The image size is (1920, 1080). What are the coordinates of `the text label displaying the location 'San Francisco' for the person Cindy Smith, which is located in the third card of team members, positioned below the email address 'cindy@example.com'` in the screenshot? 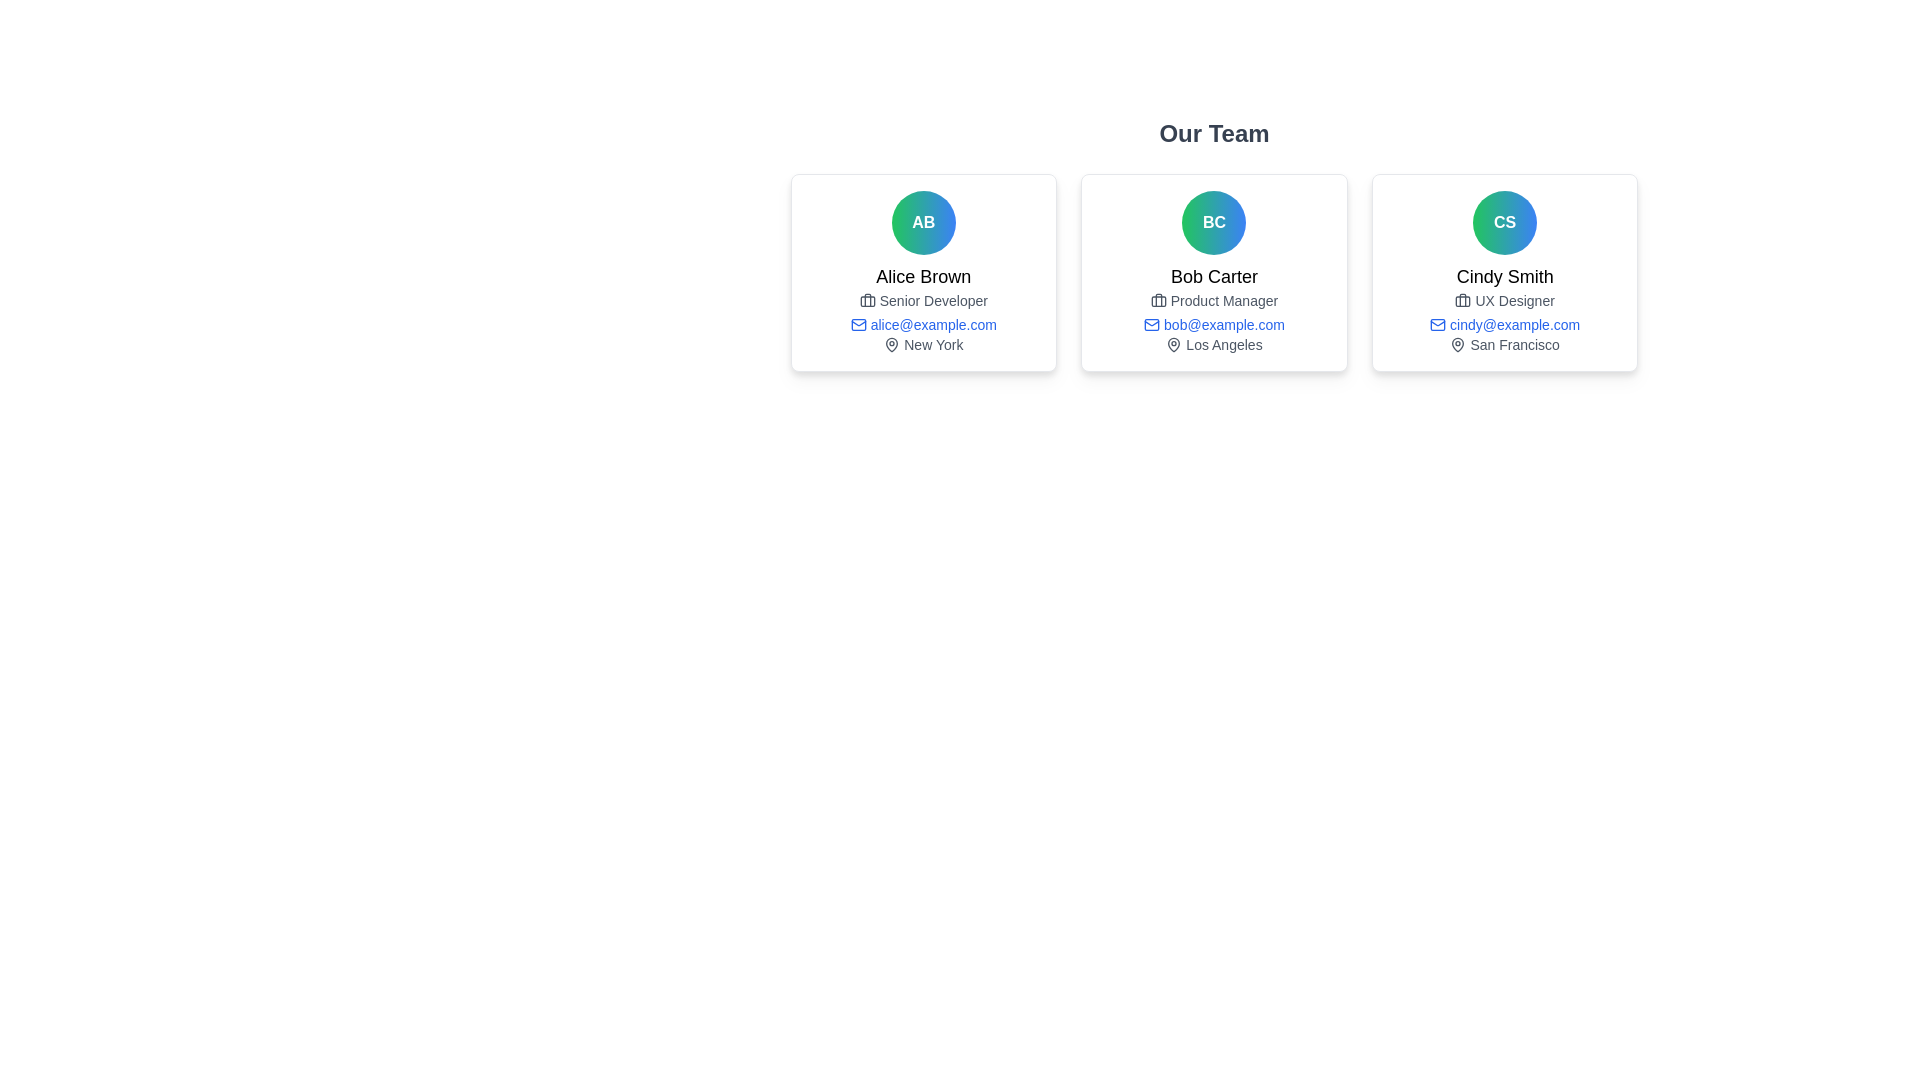 It's located at (1505, 343).